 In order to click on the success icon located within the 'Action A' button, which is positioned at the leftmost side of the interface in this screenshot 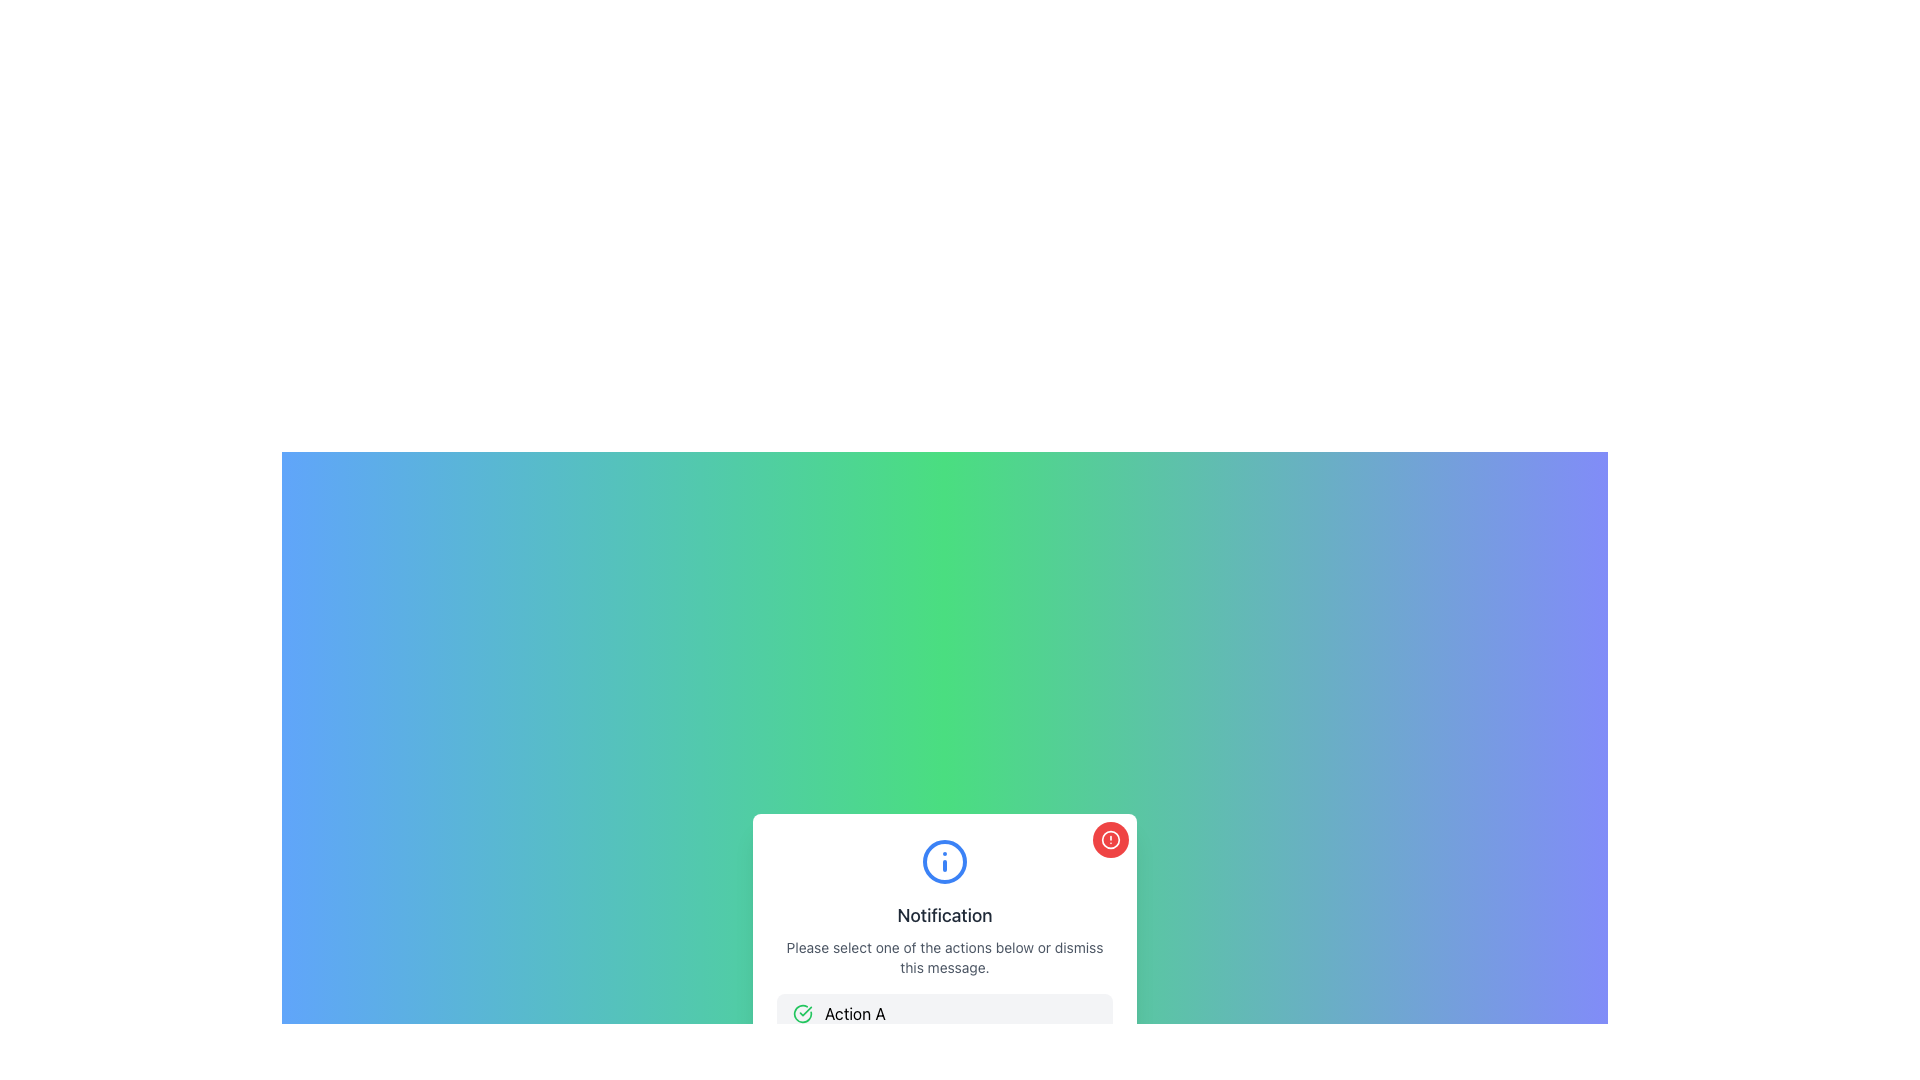, I will do `click(802, 1014)`.